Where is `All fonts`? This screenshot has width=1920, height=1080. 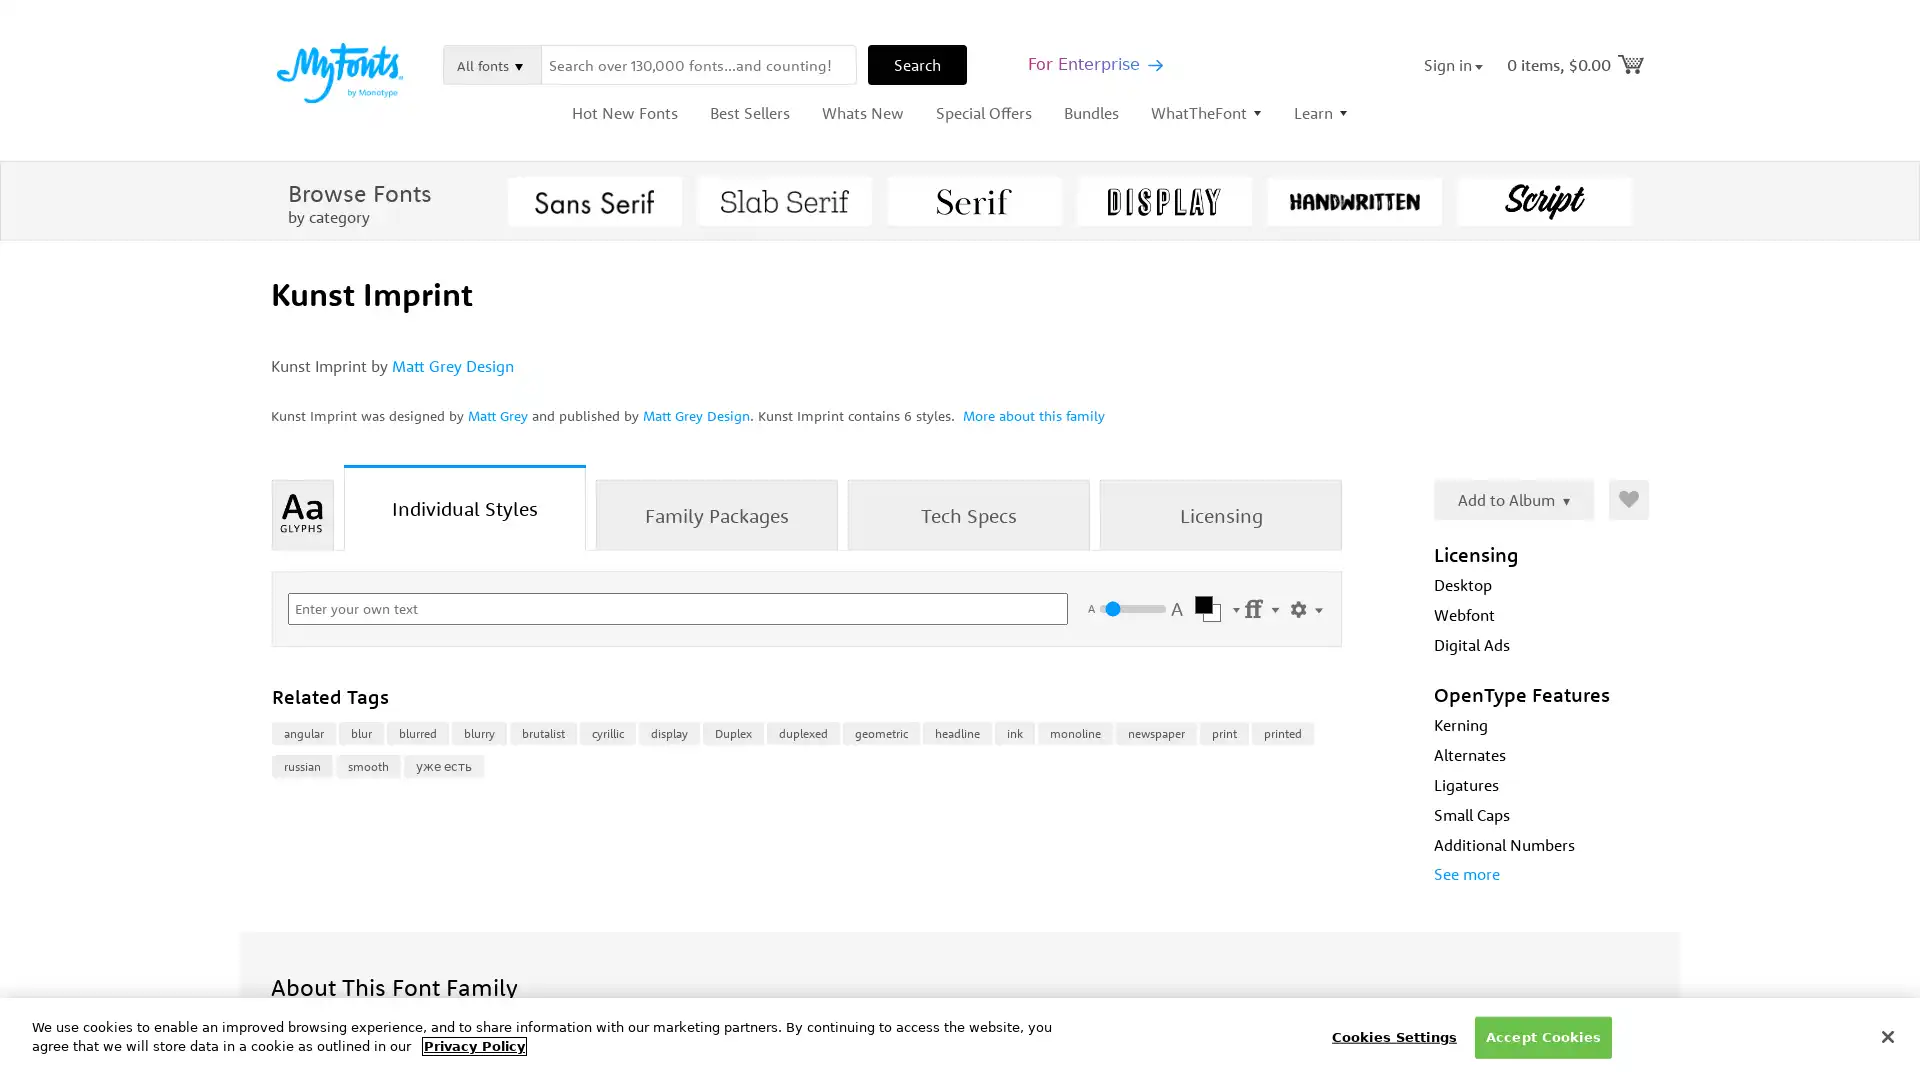
All fonts is located at coordinates (492, 64).